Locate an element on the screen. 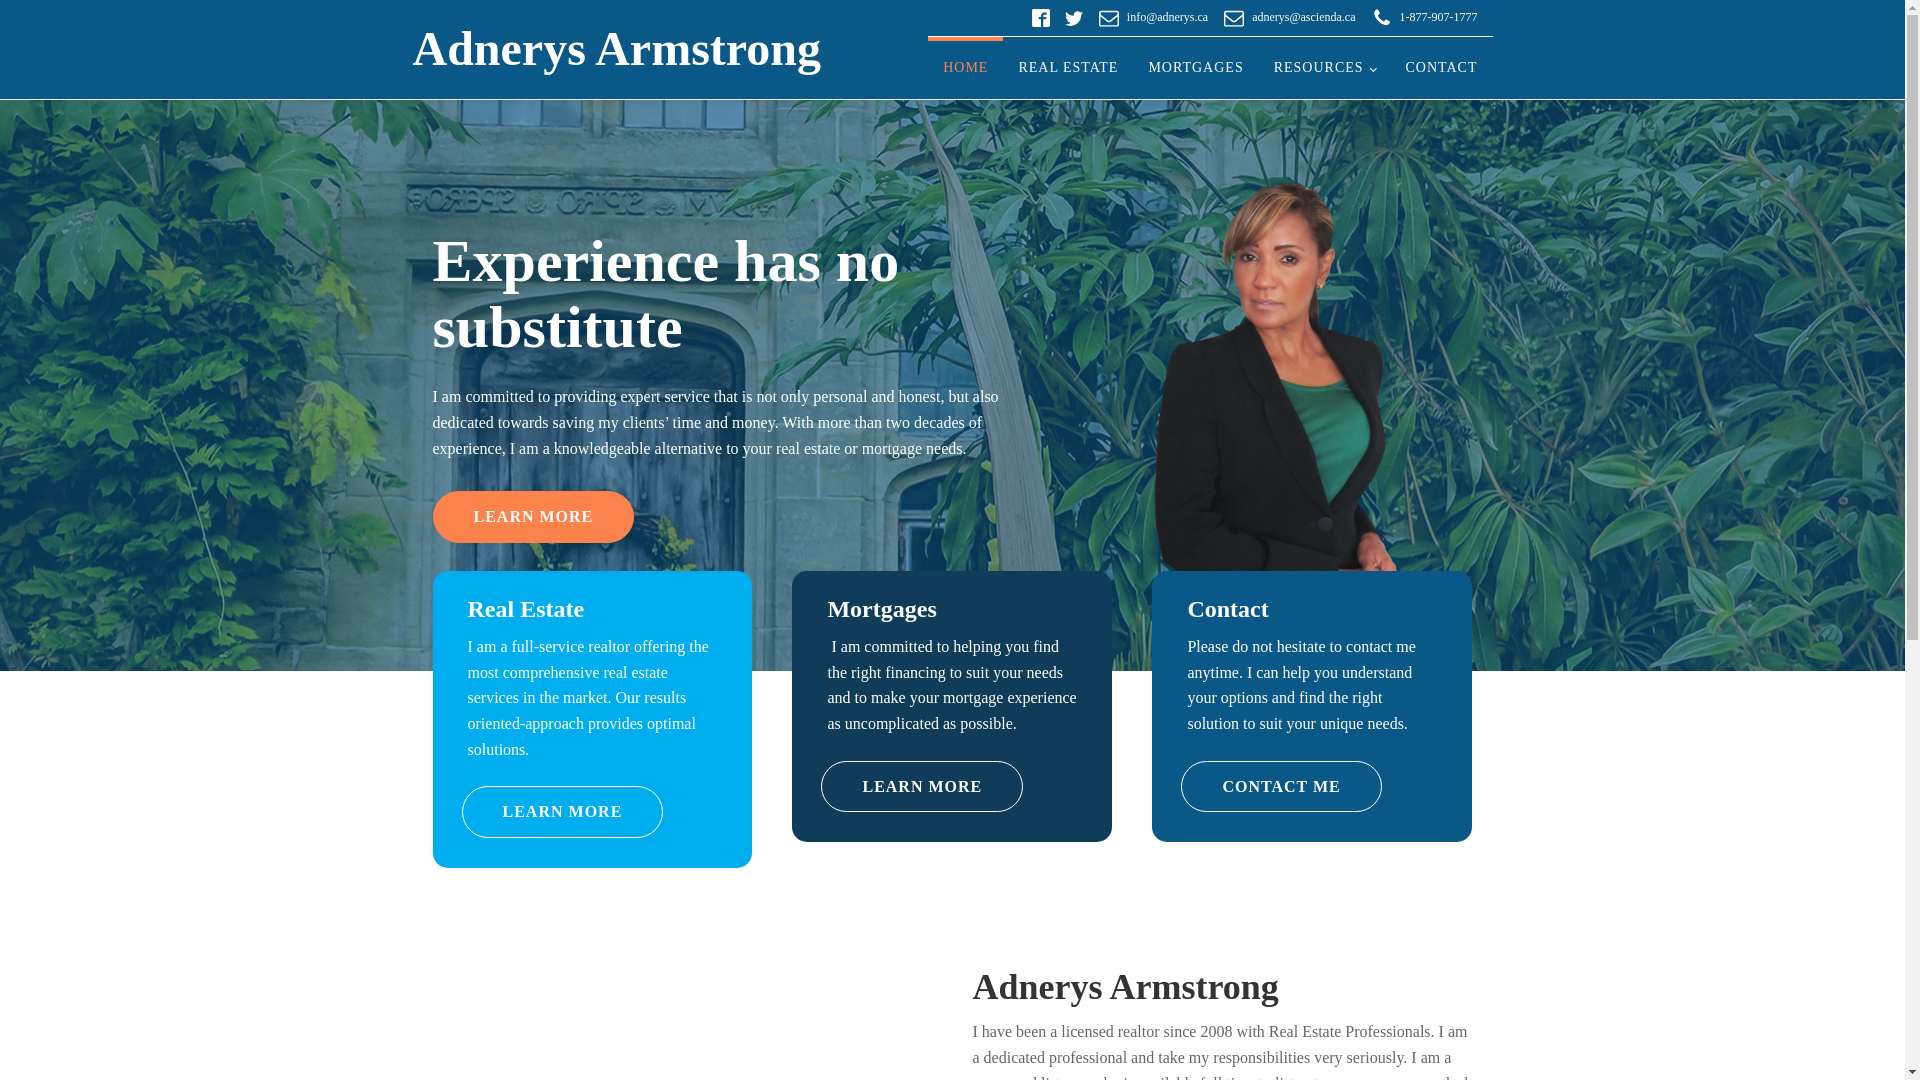  'LEARN MORE' is located at coordinates (820, 785).